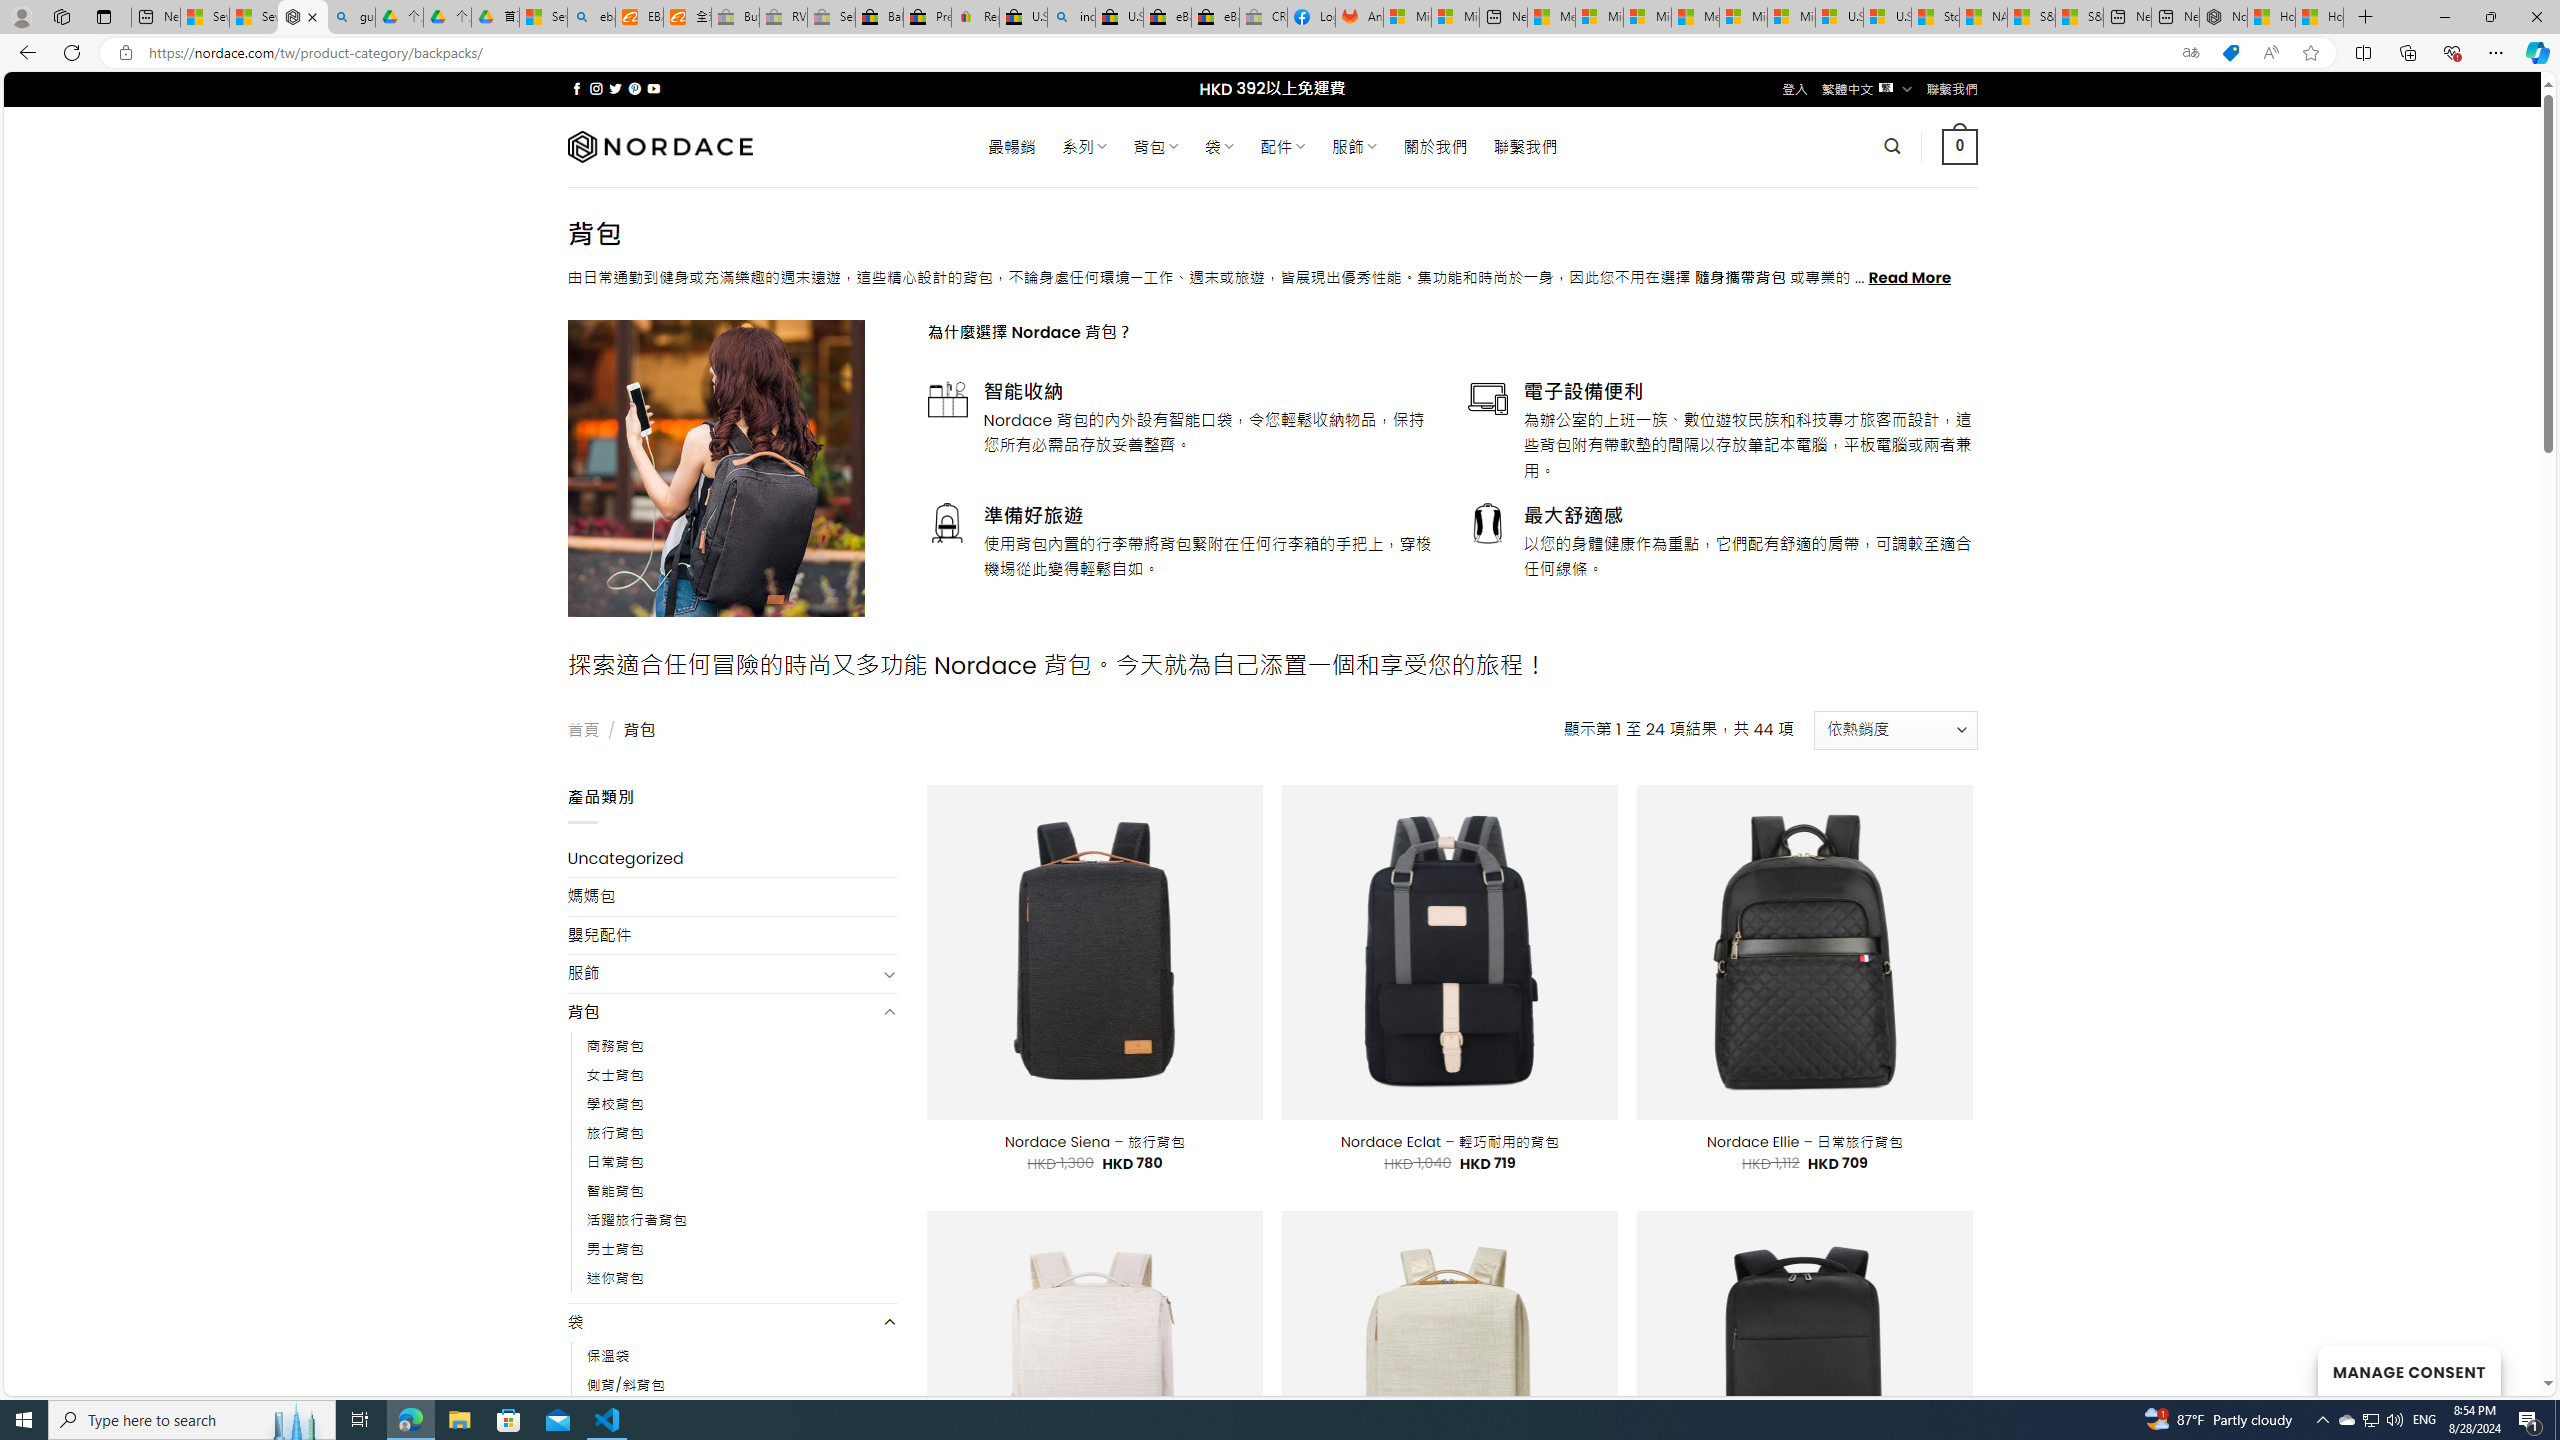  I want to click on ' 0 ', so click(1960, 145).